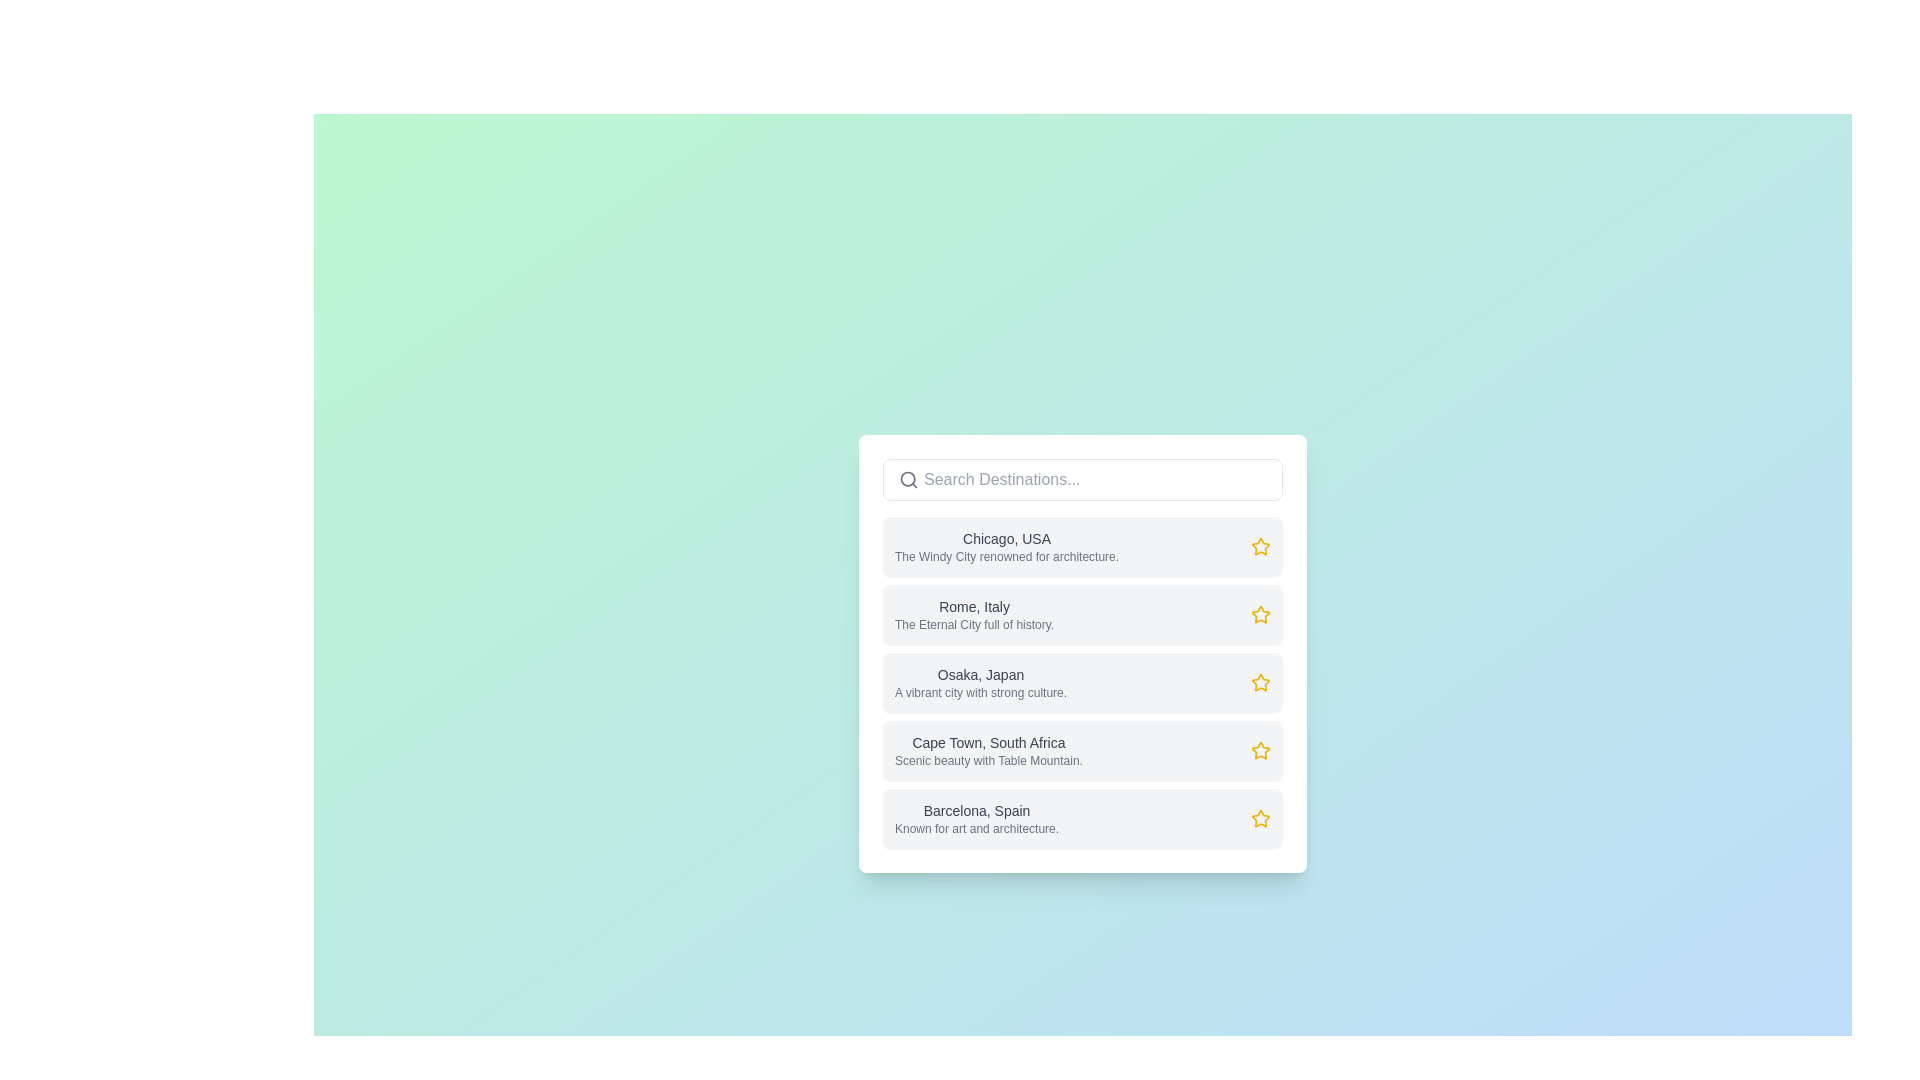 Image resolution: width=1920 pixels, height=1080 pixels. I want to click on the List Item displaying 'Chicago, USA' with a description below it and a star icon, so click(1082, 547).